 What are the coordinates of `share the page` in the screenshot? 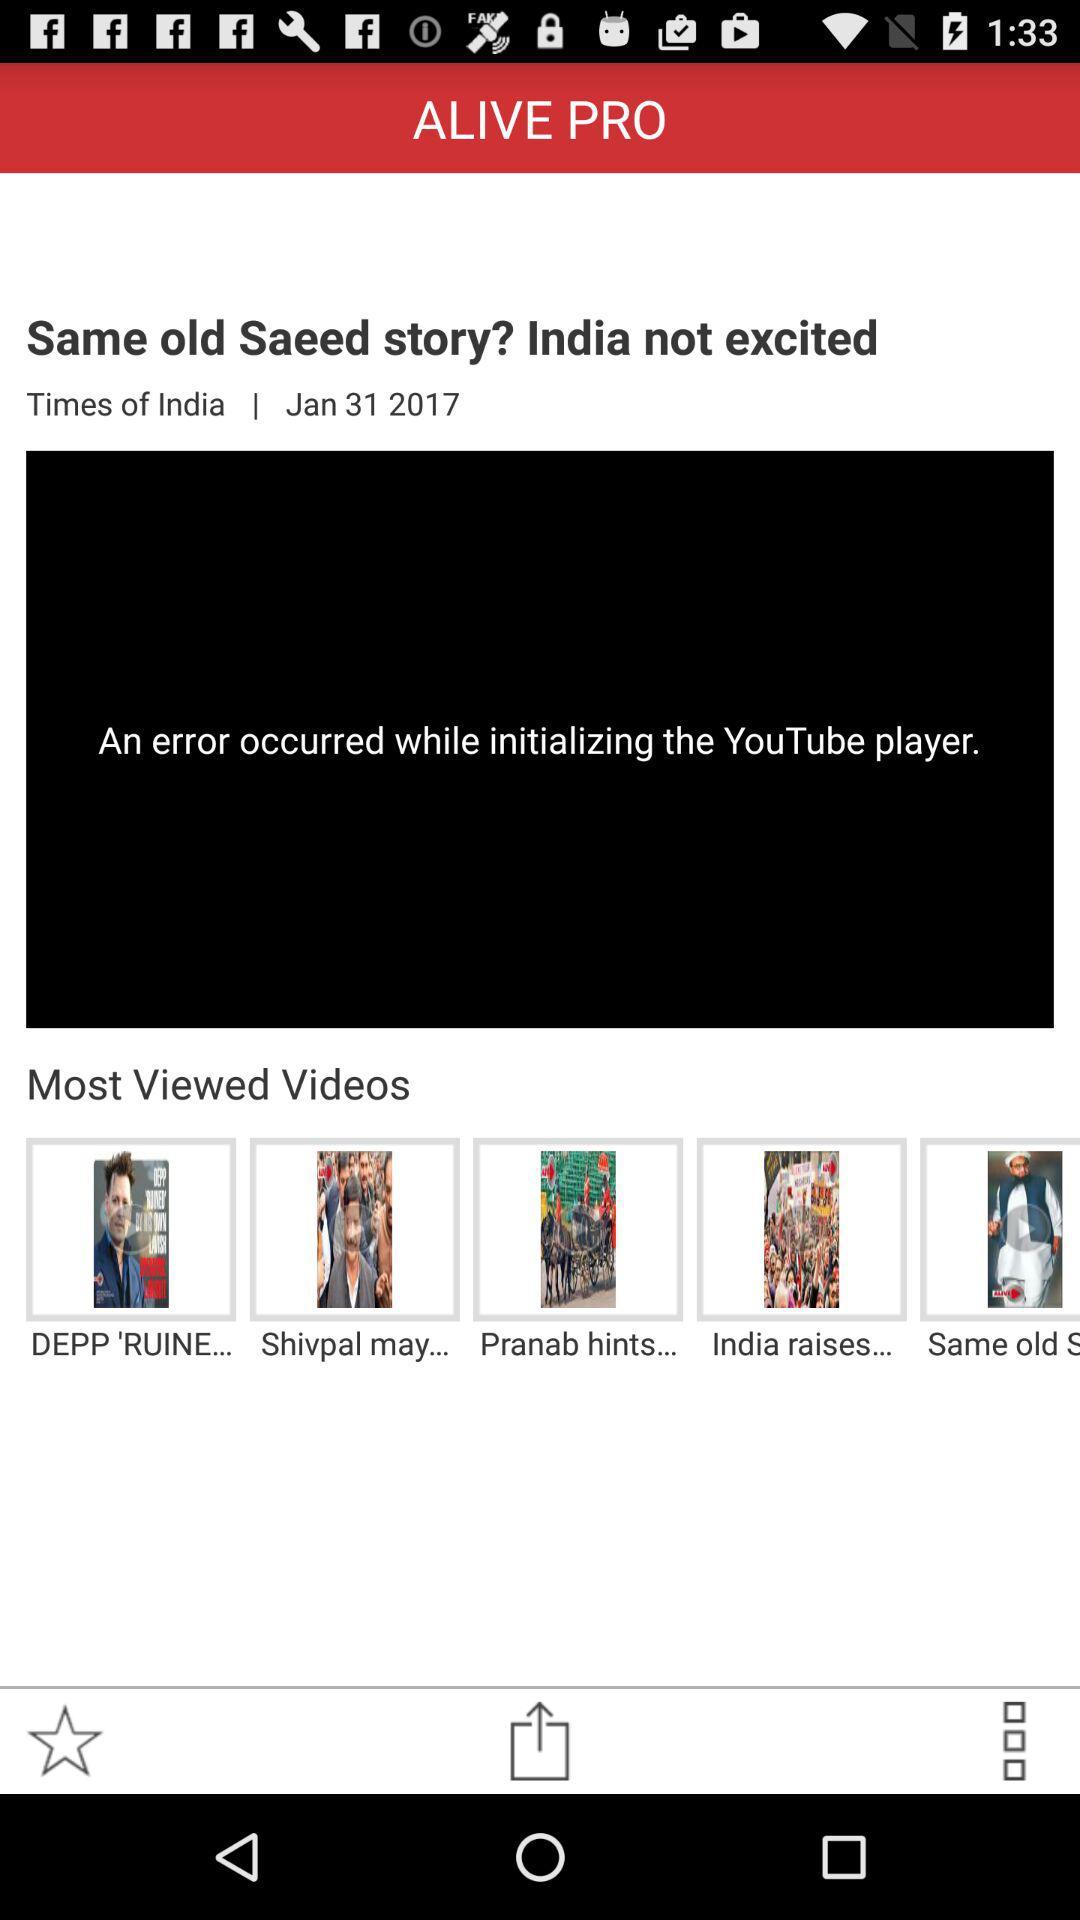 It's located at (538, 1740).